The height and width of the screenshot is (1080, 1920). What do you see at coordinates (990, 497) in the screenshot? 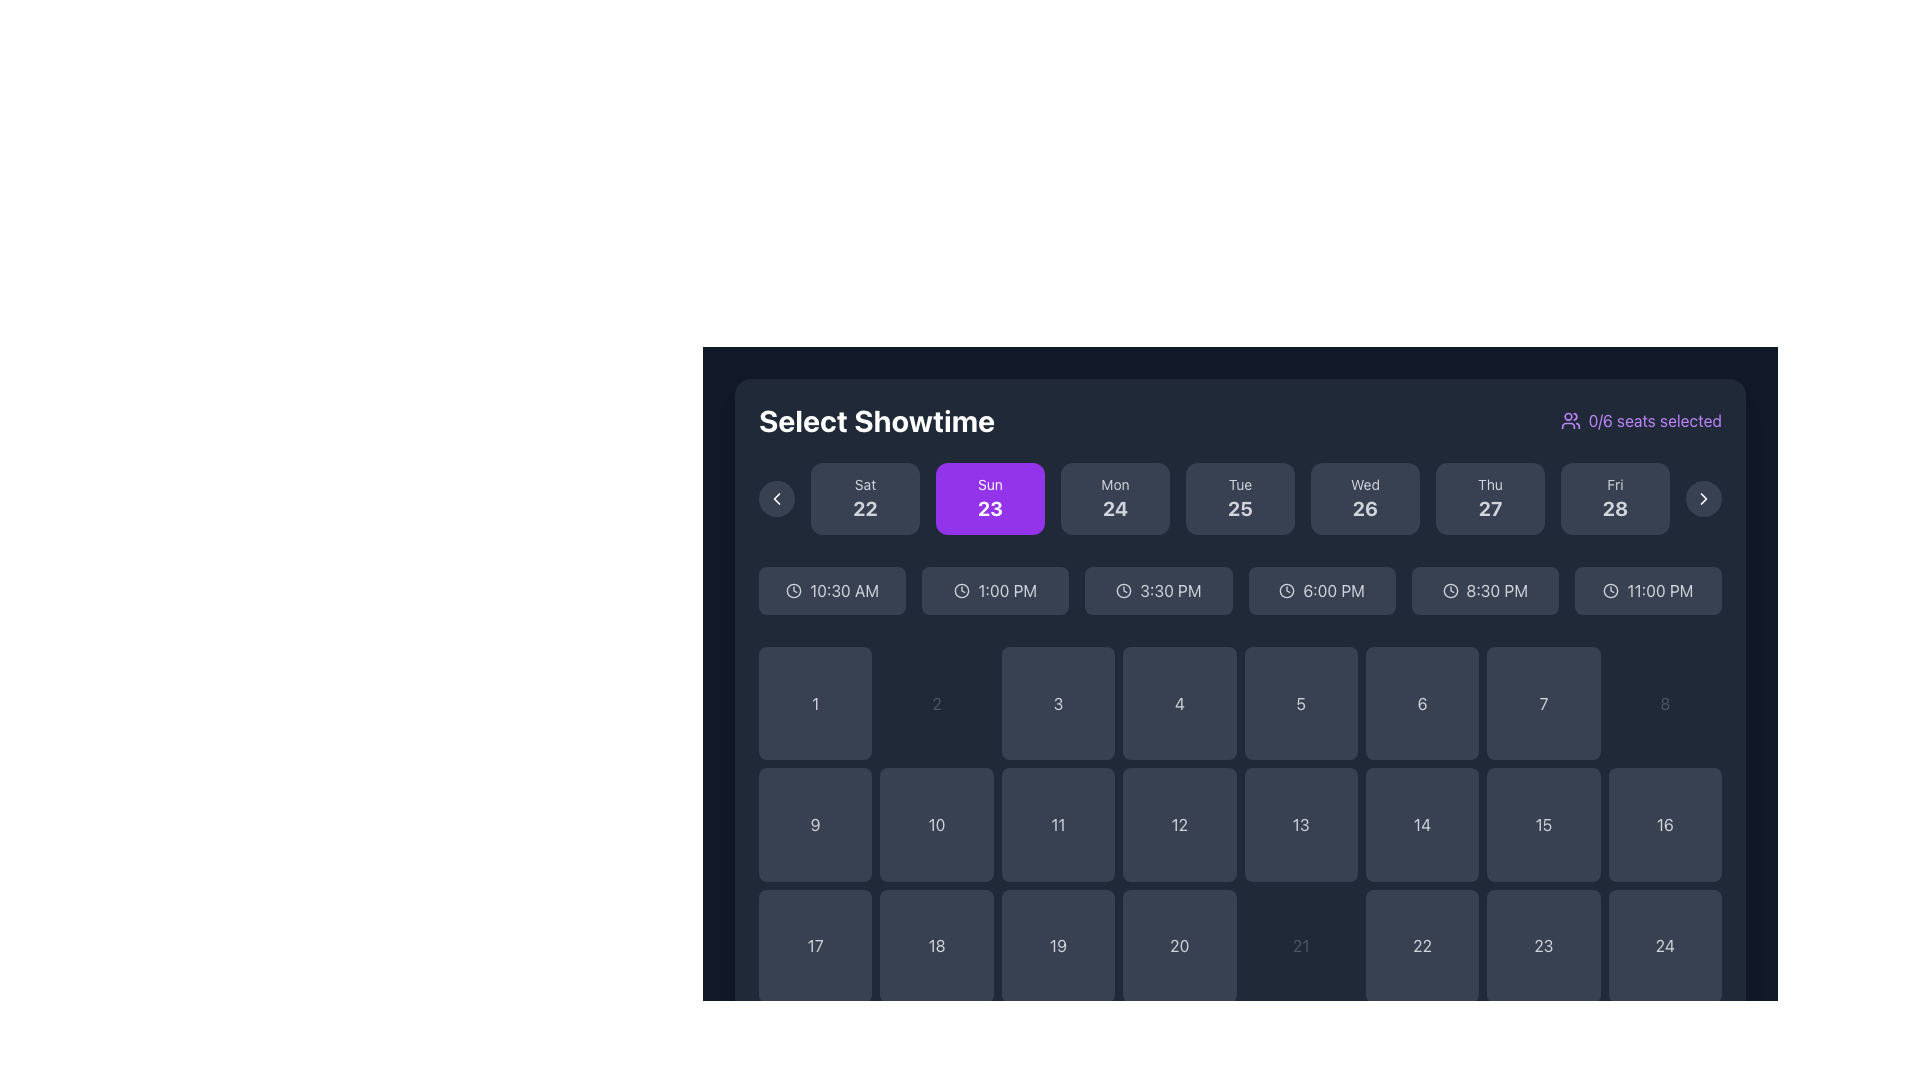
I see `the date indicator button representing 'Sunday, the 23rd' in the weekly date selector` at bounding box center [990, 497].